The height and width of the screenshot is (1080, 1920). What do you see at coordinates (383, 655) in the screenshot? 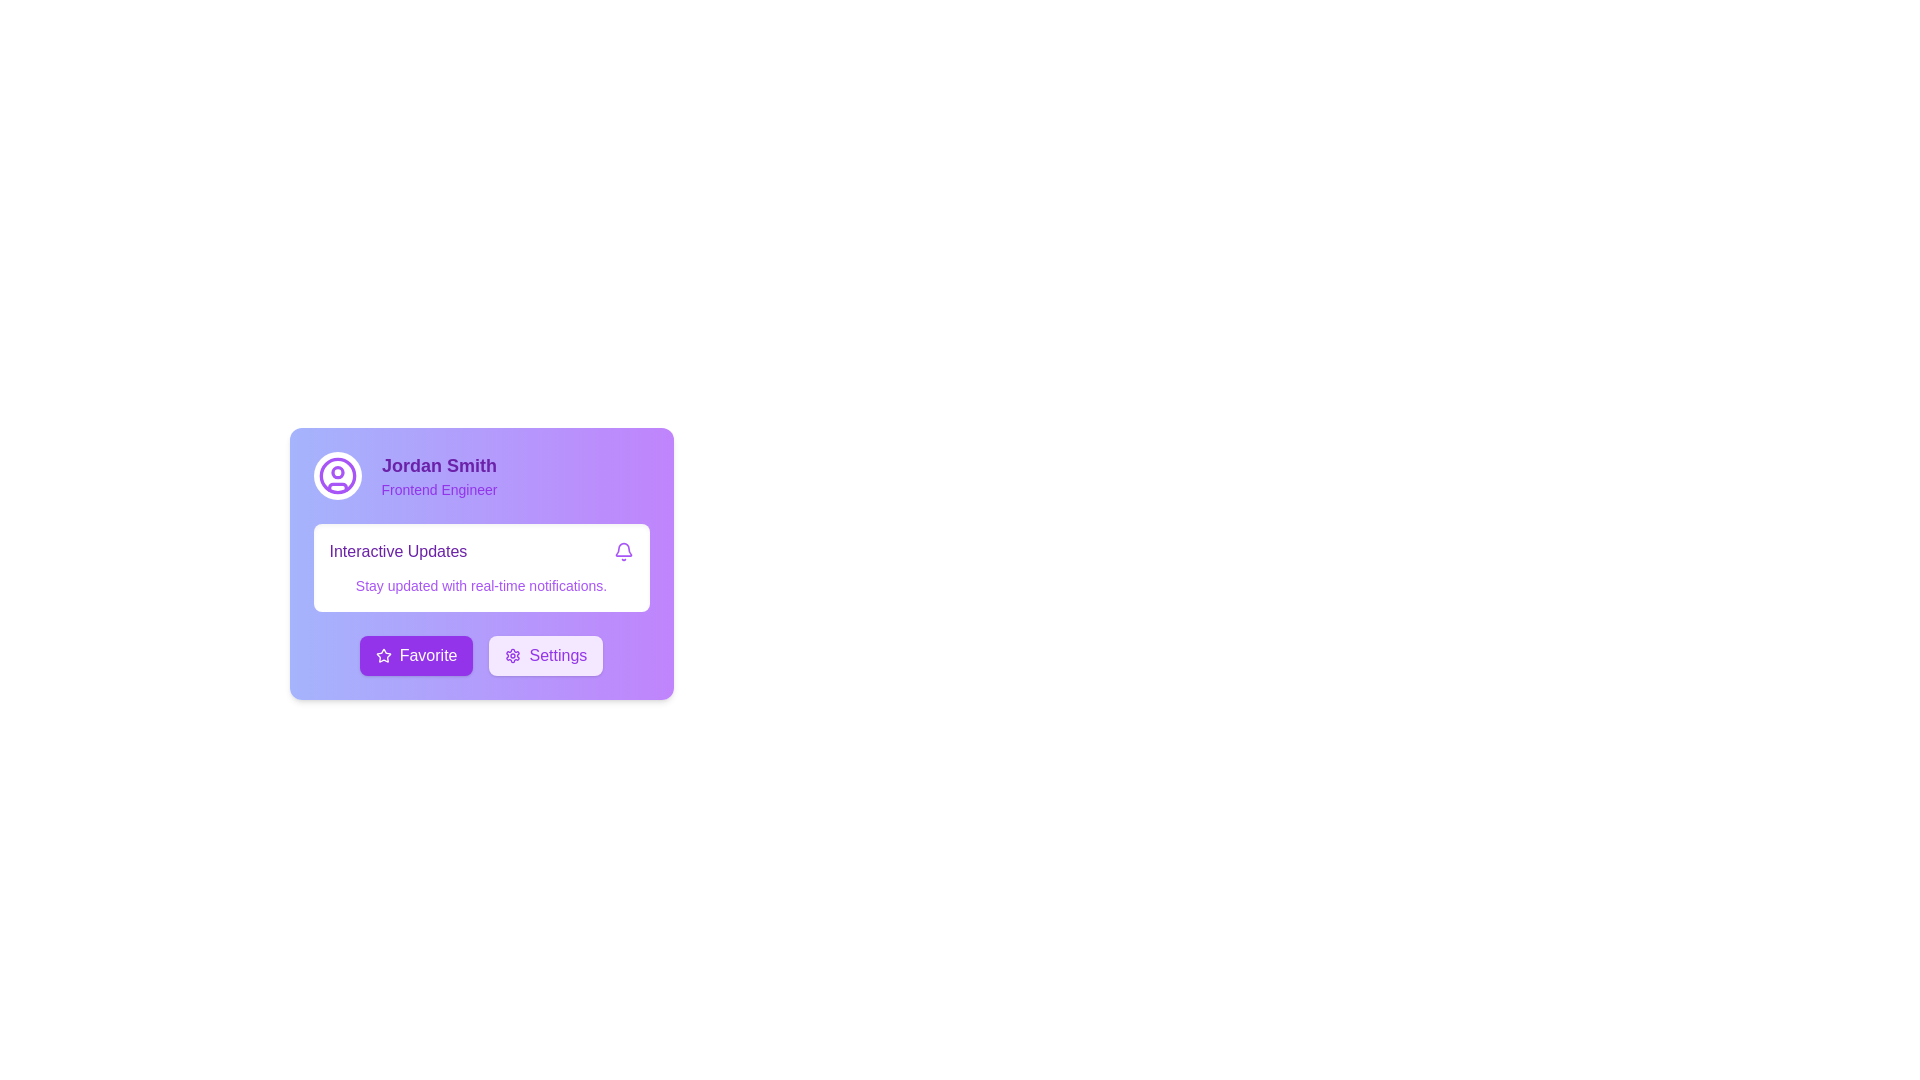
I see `the 'Favorite' button located in the settings panel beneath the user's profile details` at bounding box center [383, 655].